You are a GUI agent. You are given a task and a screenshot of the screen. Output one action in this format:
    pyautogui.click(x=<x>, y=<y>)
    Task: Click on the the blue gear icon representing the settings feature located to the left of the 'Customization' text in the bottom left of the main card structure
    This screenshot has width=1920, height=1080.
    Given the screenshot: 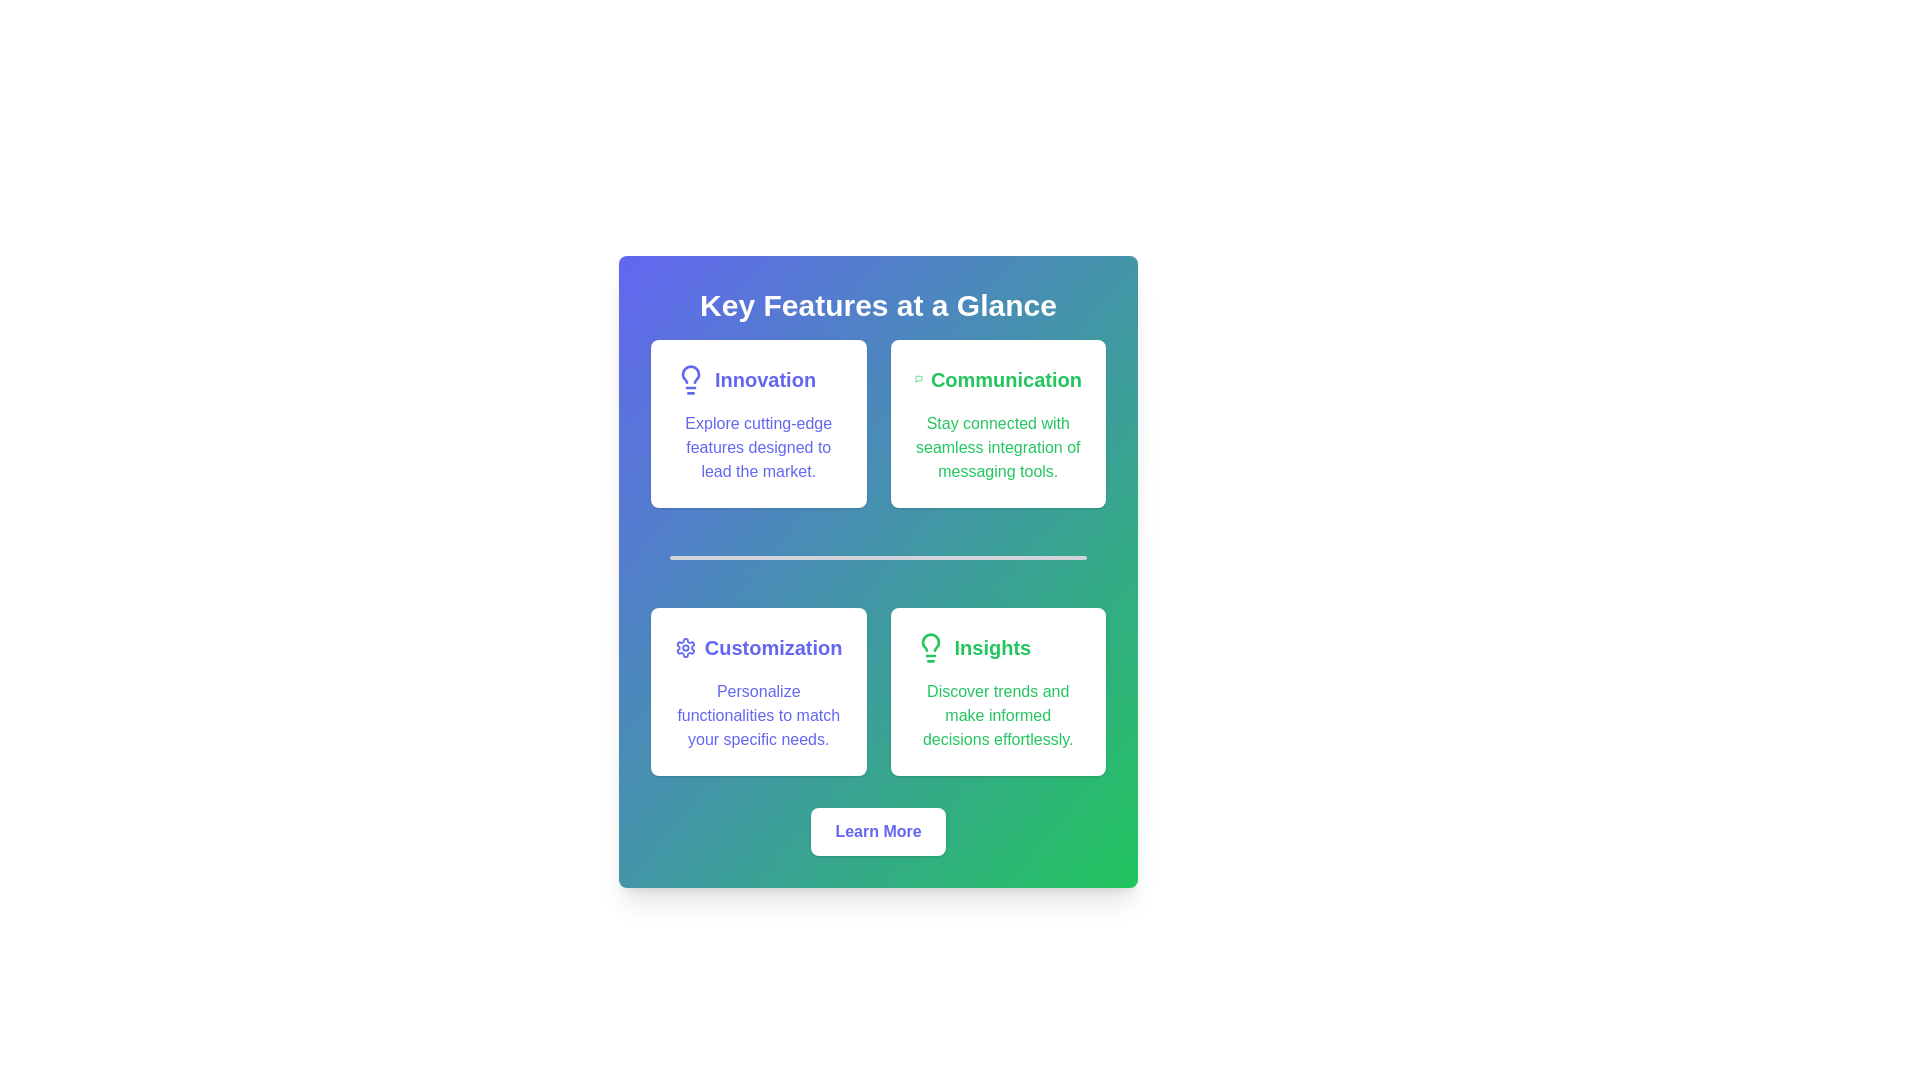 What is the action you would take?
    pyautogui.click(x=685, y=648)
    